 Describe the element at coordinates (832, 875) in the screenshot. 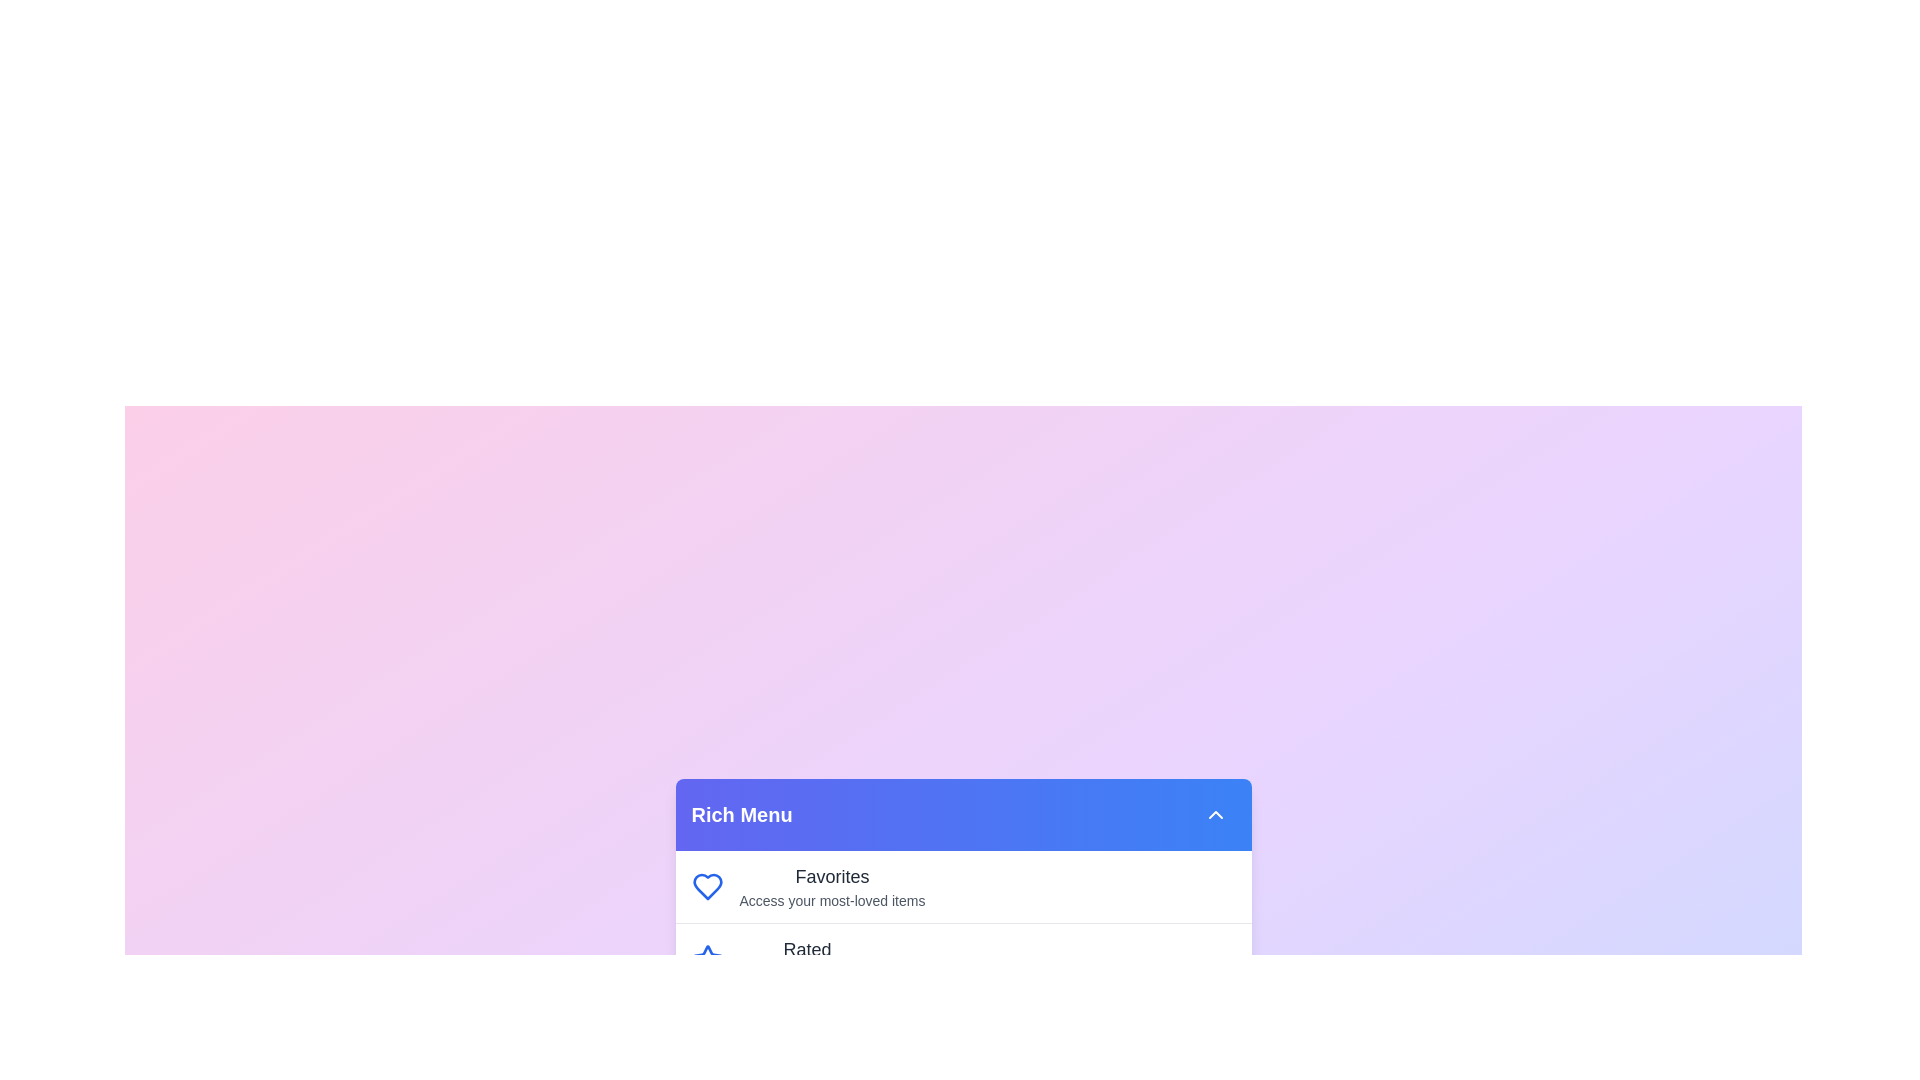

I see `the menu item Favorites to highlight it` at that location.